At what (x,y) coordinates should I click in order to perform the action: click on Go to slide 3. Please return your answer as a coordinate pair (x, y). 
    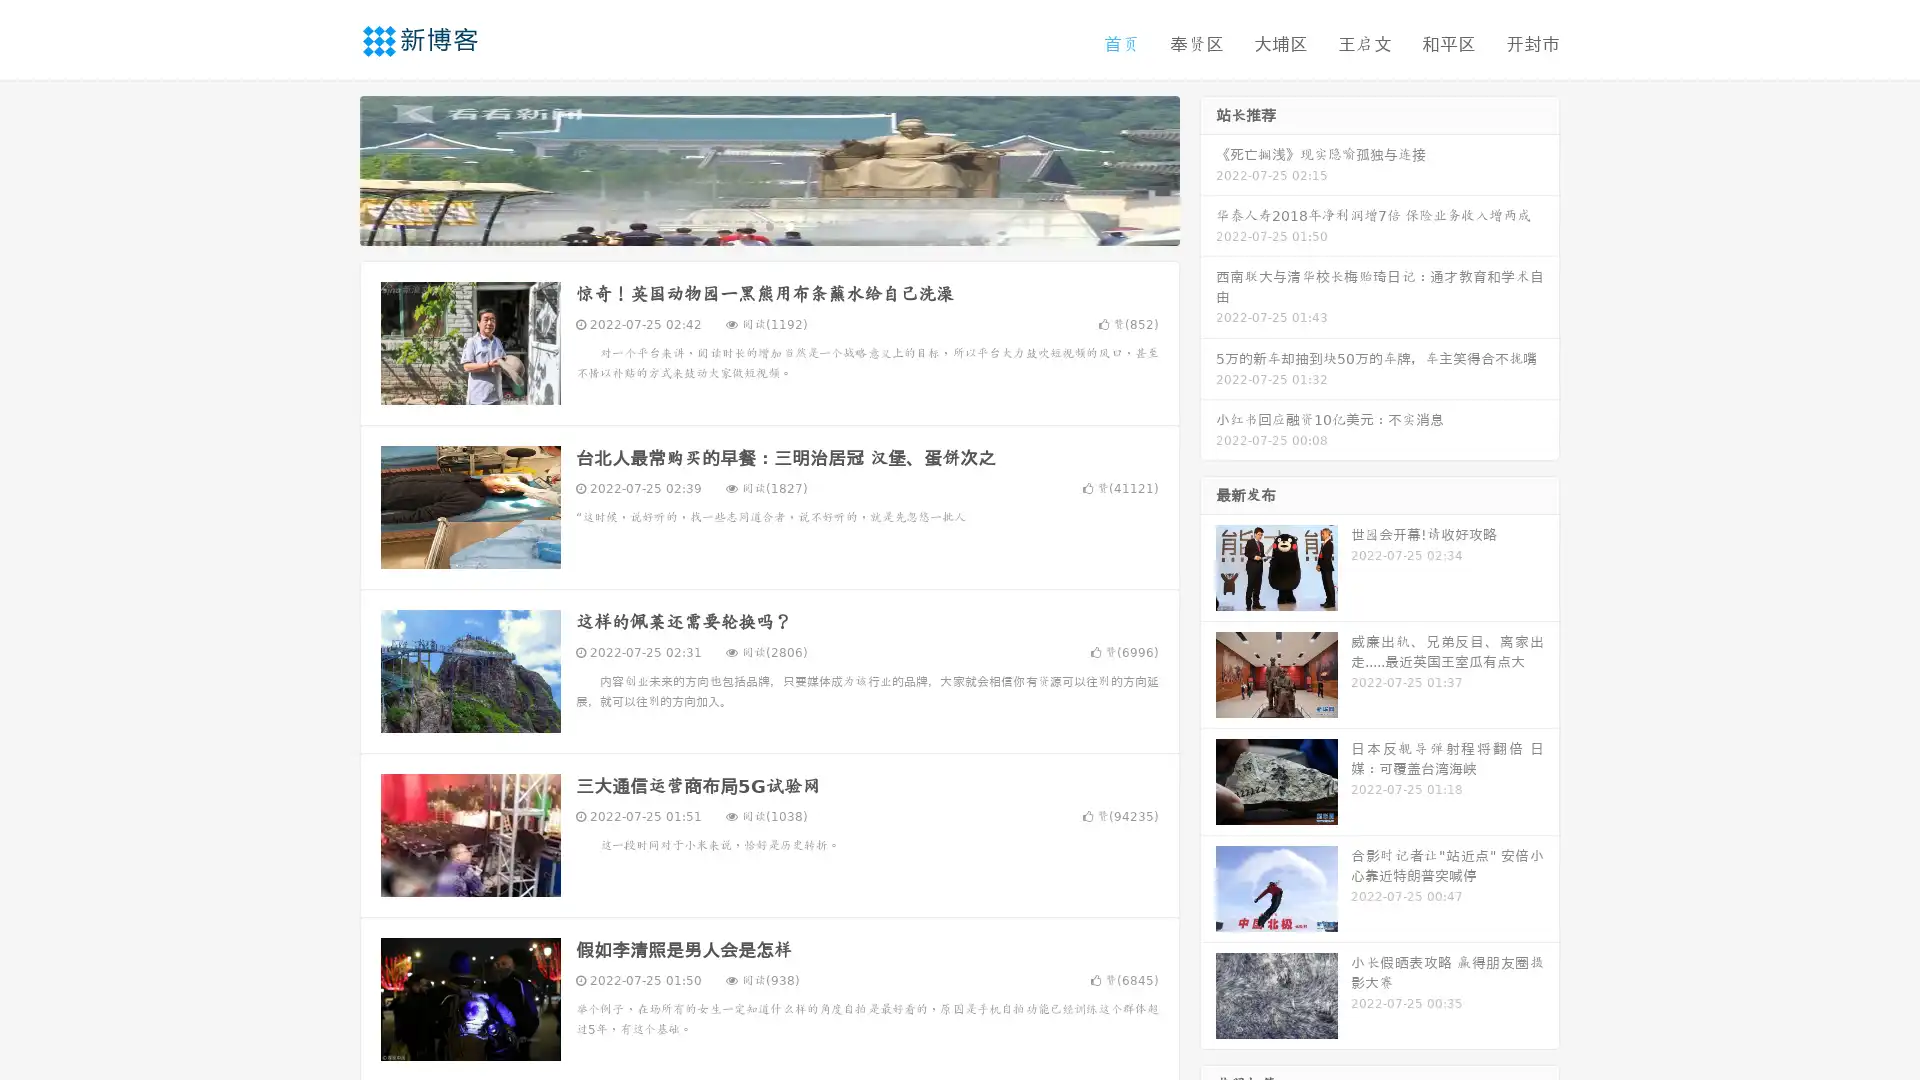
    Looking at the image, I should click on (789, 225).